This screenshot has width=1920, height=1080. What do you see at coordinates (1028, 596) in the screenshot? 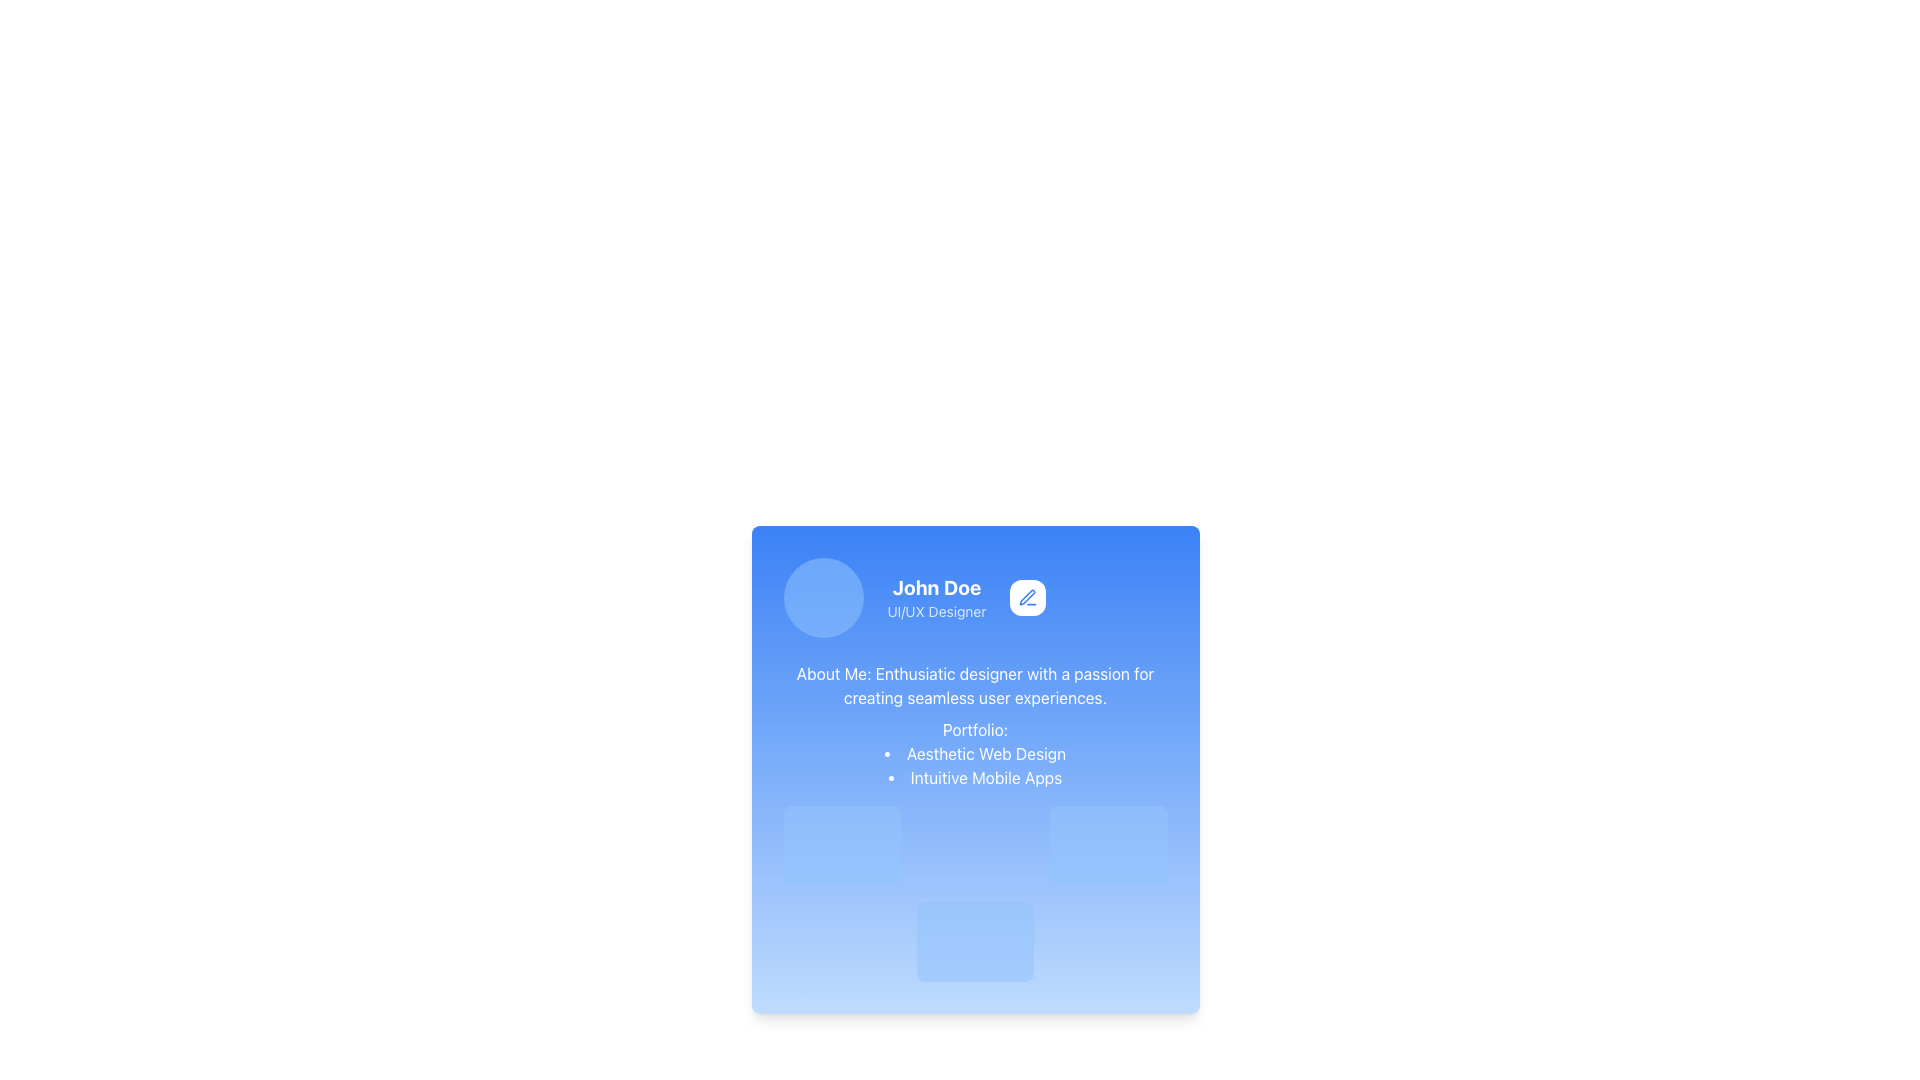
I see `the interactive button located immediately to the right of the texts 'John Doe' and 'UI/UX Designer'` at bounding box center [1028, 596].